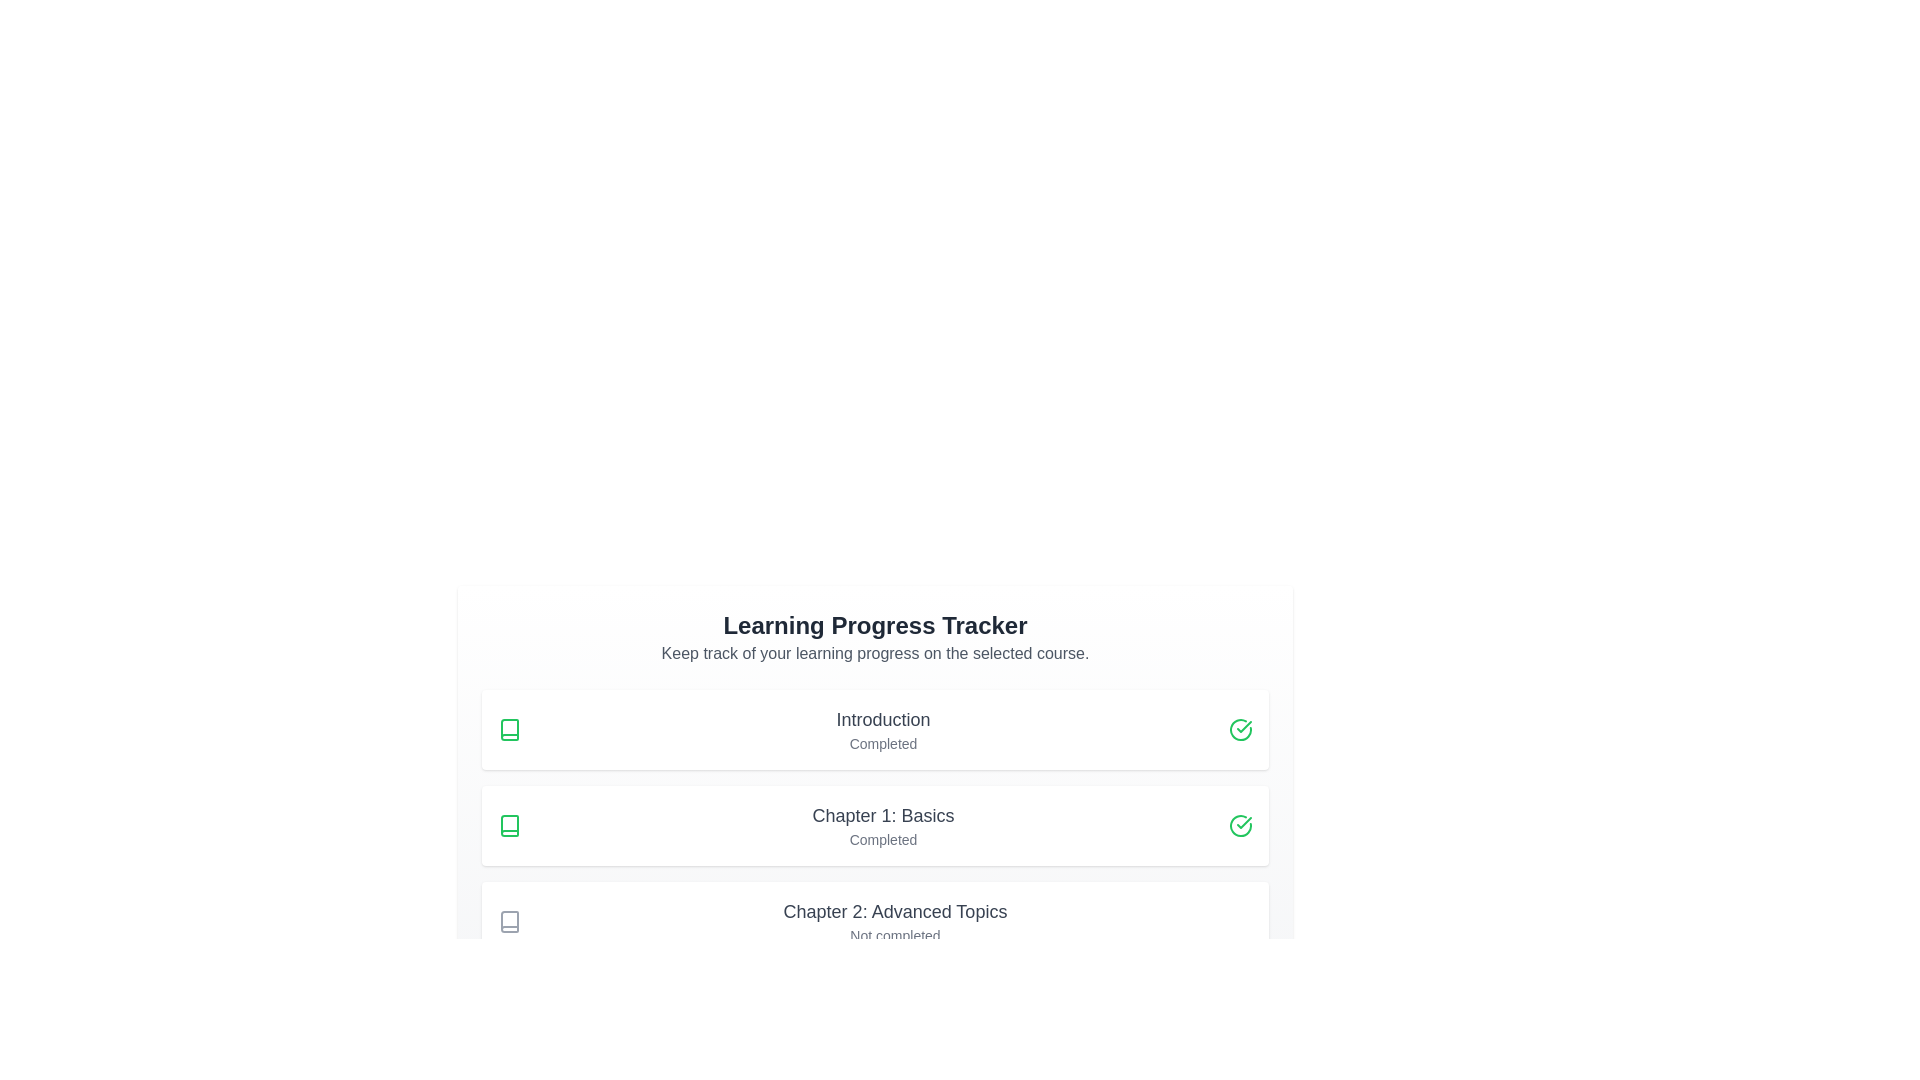 The width and height of the screenshot is (1920, 1080). What do you see at coordinates (509, 825) in the screenshot?
I see `the book icon that represents 'Chapter 1: Basics', which is the second indicator within its row, located between 'Introduction' and 'Chapter 2: Advanced Topics'` at bounding box center [509, 825].